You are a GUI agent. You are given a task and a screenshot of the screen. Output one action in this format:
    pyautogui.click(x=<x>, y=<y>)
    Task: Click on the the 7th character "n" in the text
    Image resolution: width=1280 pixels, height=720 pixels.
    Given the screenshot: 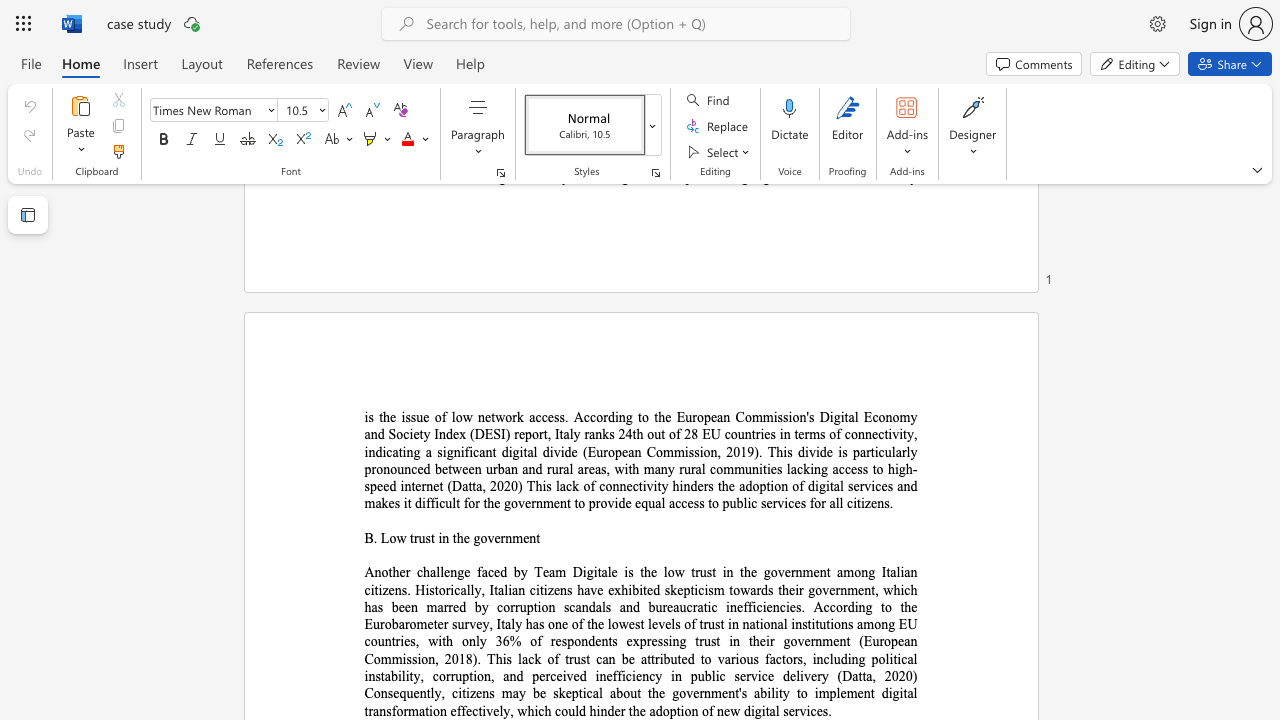 What is the action you would take?
    pyautogui.click(x=562, y=502)
    